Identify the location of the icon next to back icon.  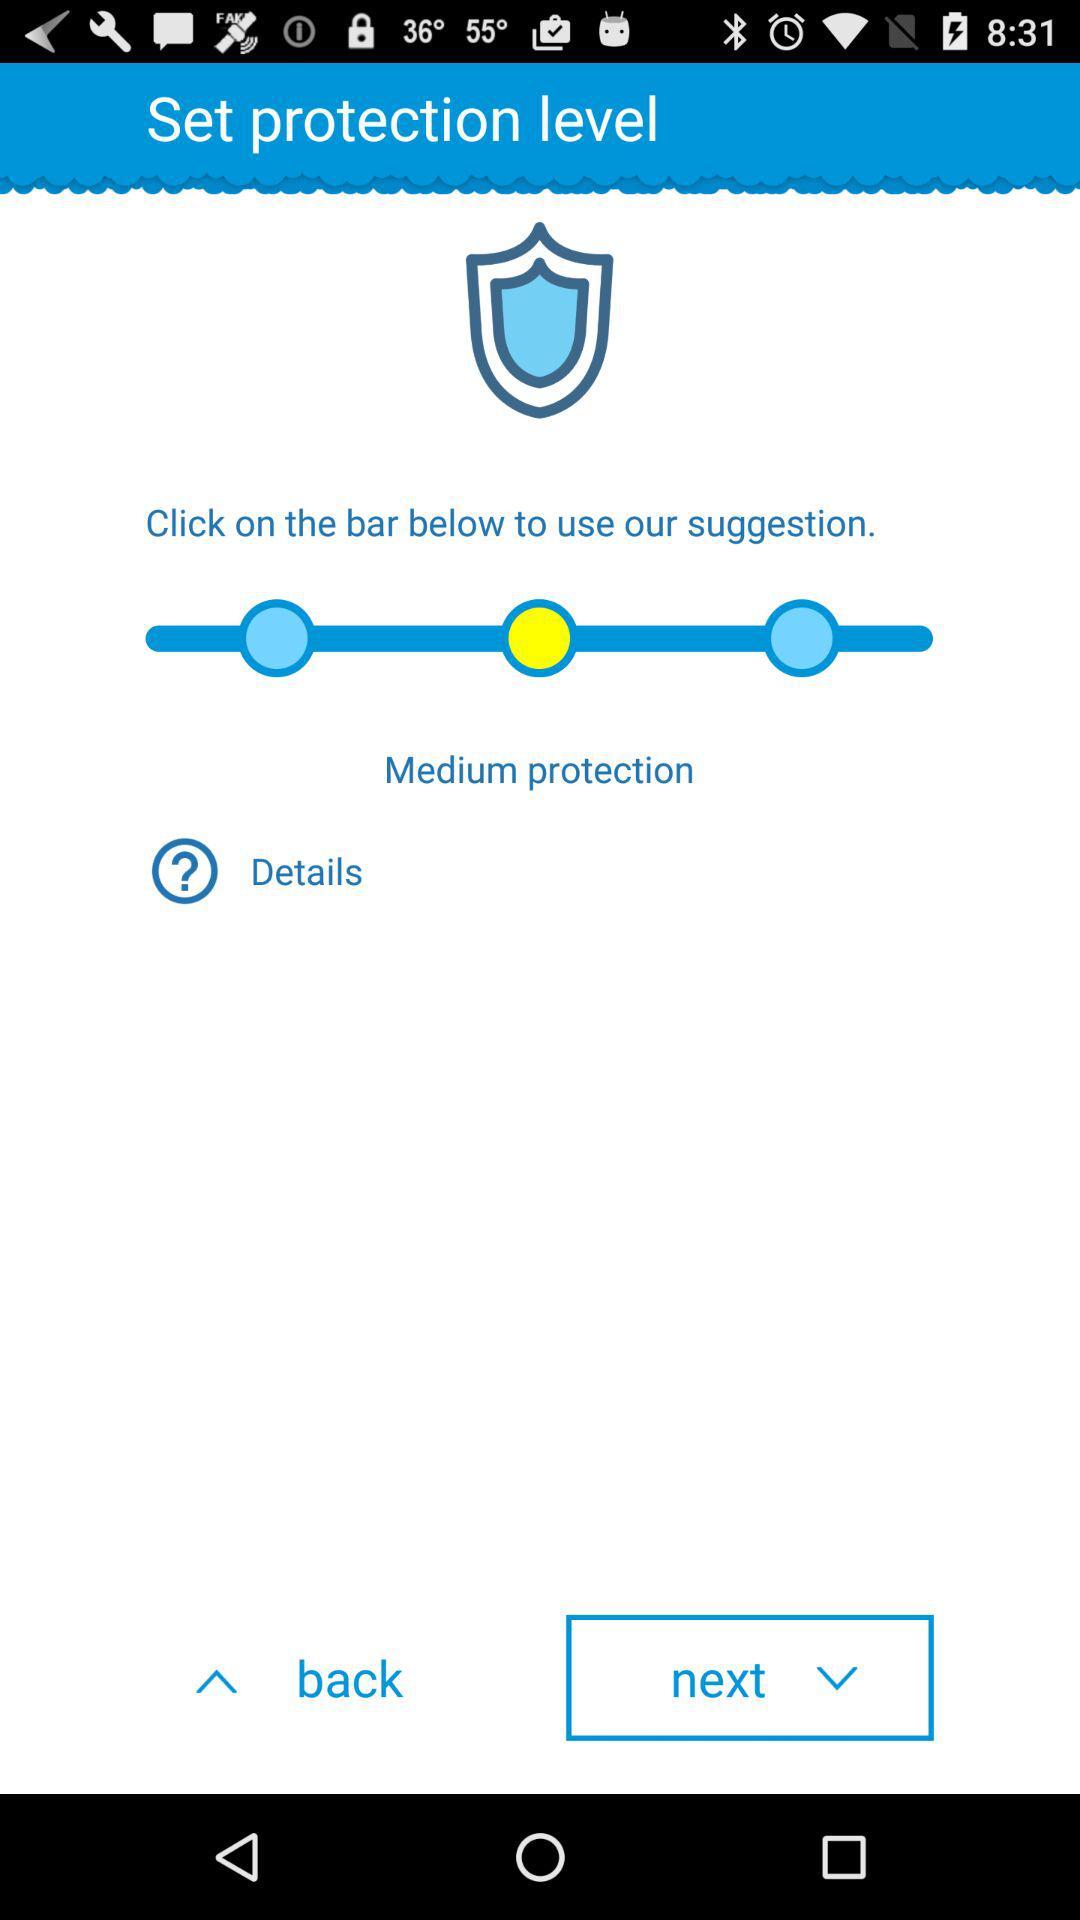
(749, 1677).